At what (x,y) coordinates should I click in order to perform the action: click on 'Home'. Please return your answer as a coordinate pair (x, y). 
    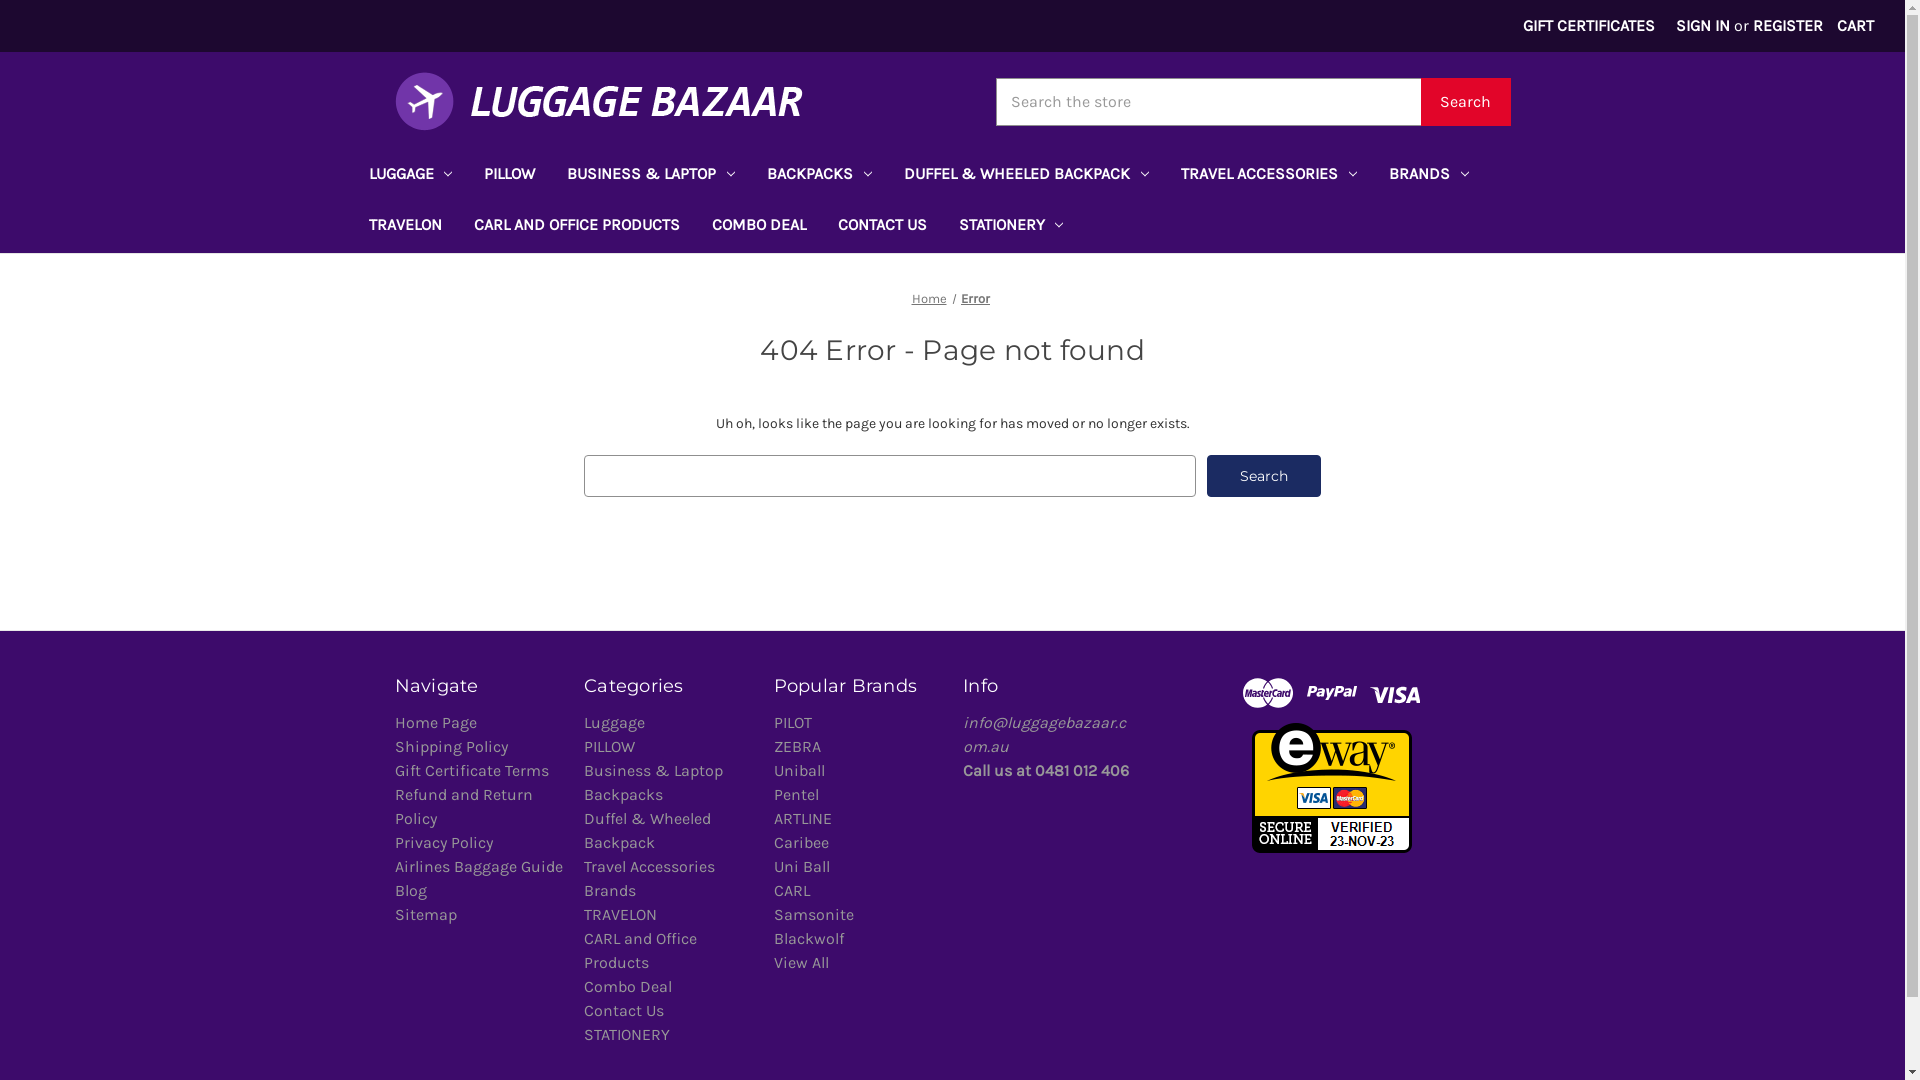
    Looking at the image, I should click on (928, 298).